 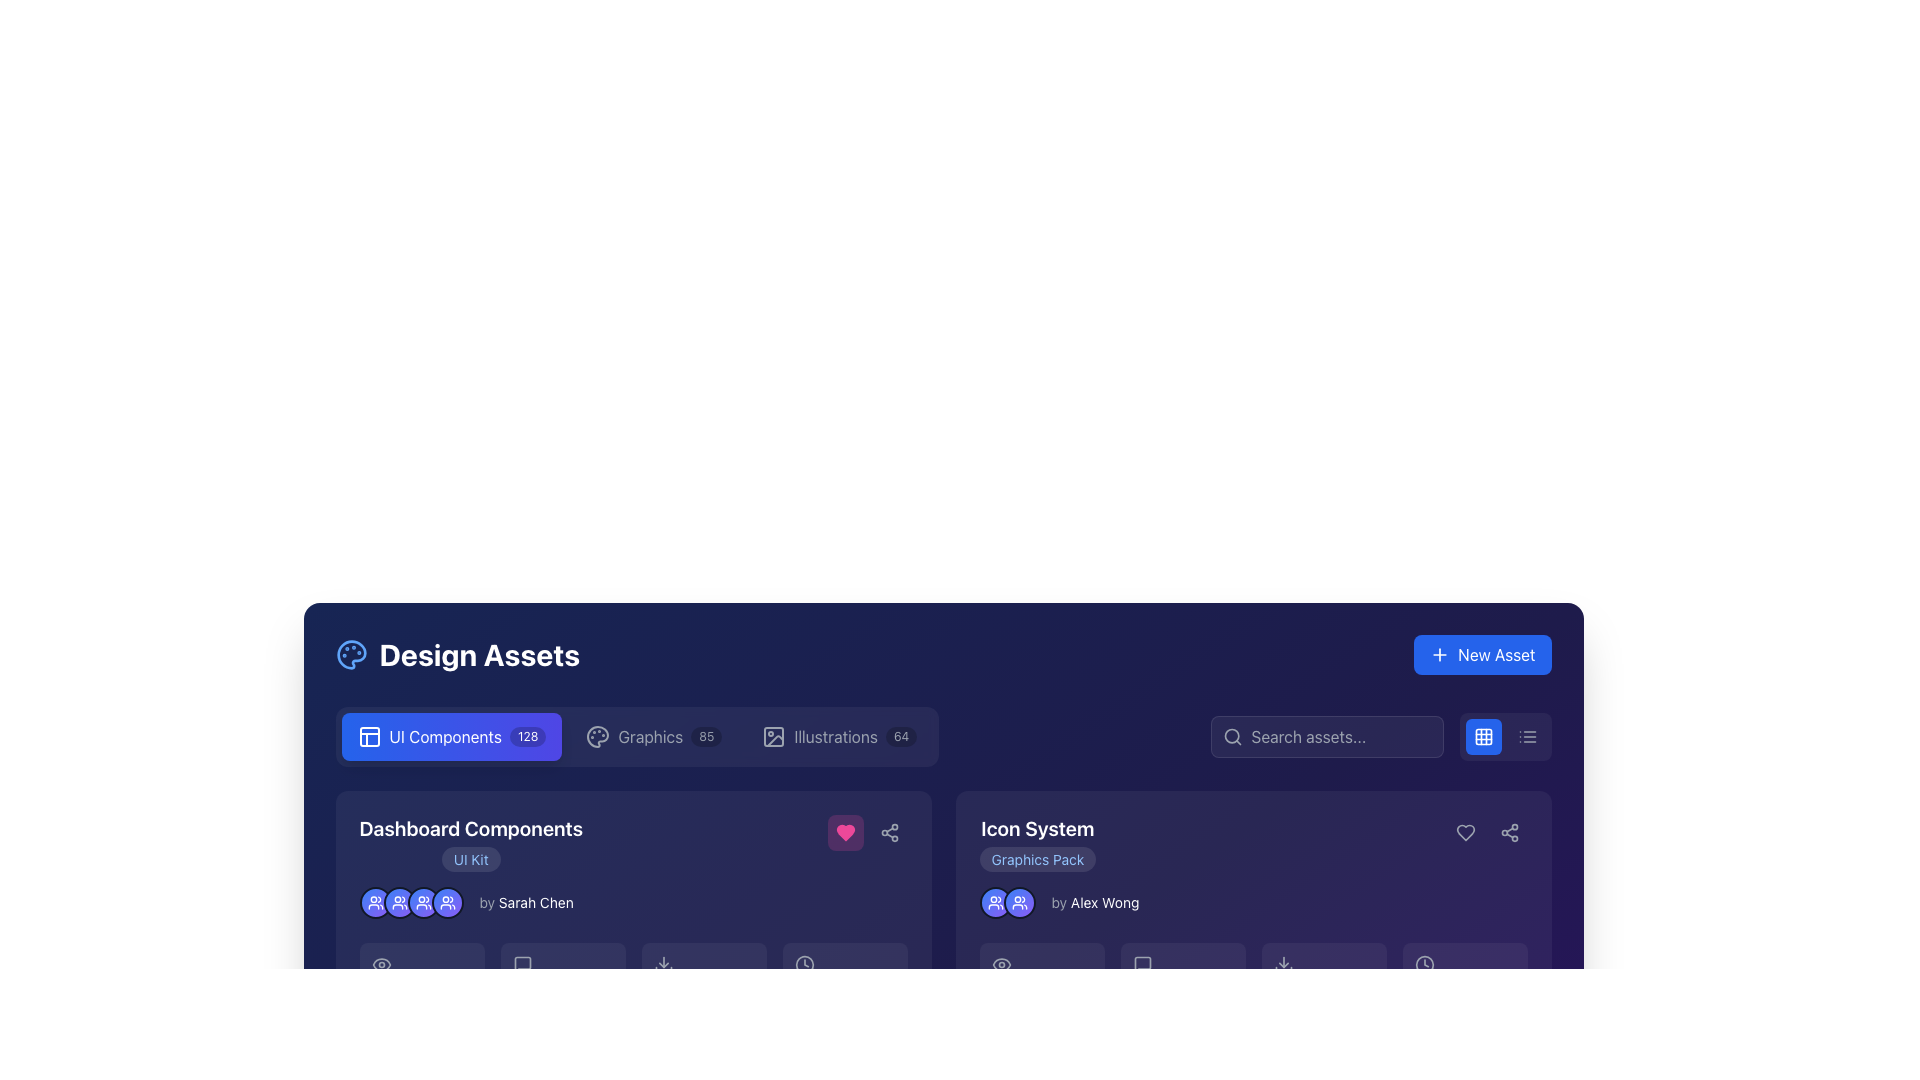 What do you see at coordinates (399, 902) in the screenshot?
I see `user group icon, which is a stylized representation of two people, located beneath the 'Dashboard Components' title, positioned within a blue circular background` at bounding box center [399, 902].